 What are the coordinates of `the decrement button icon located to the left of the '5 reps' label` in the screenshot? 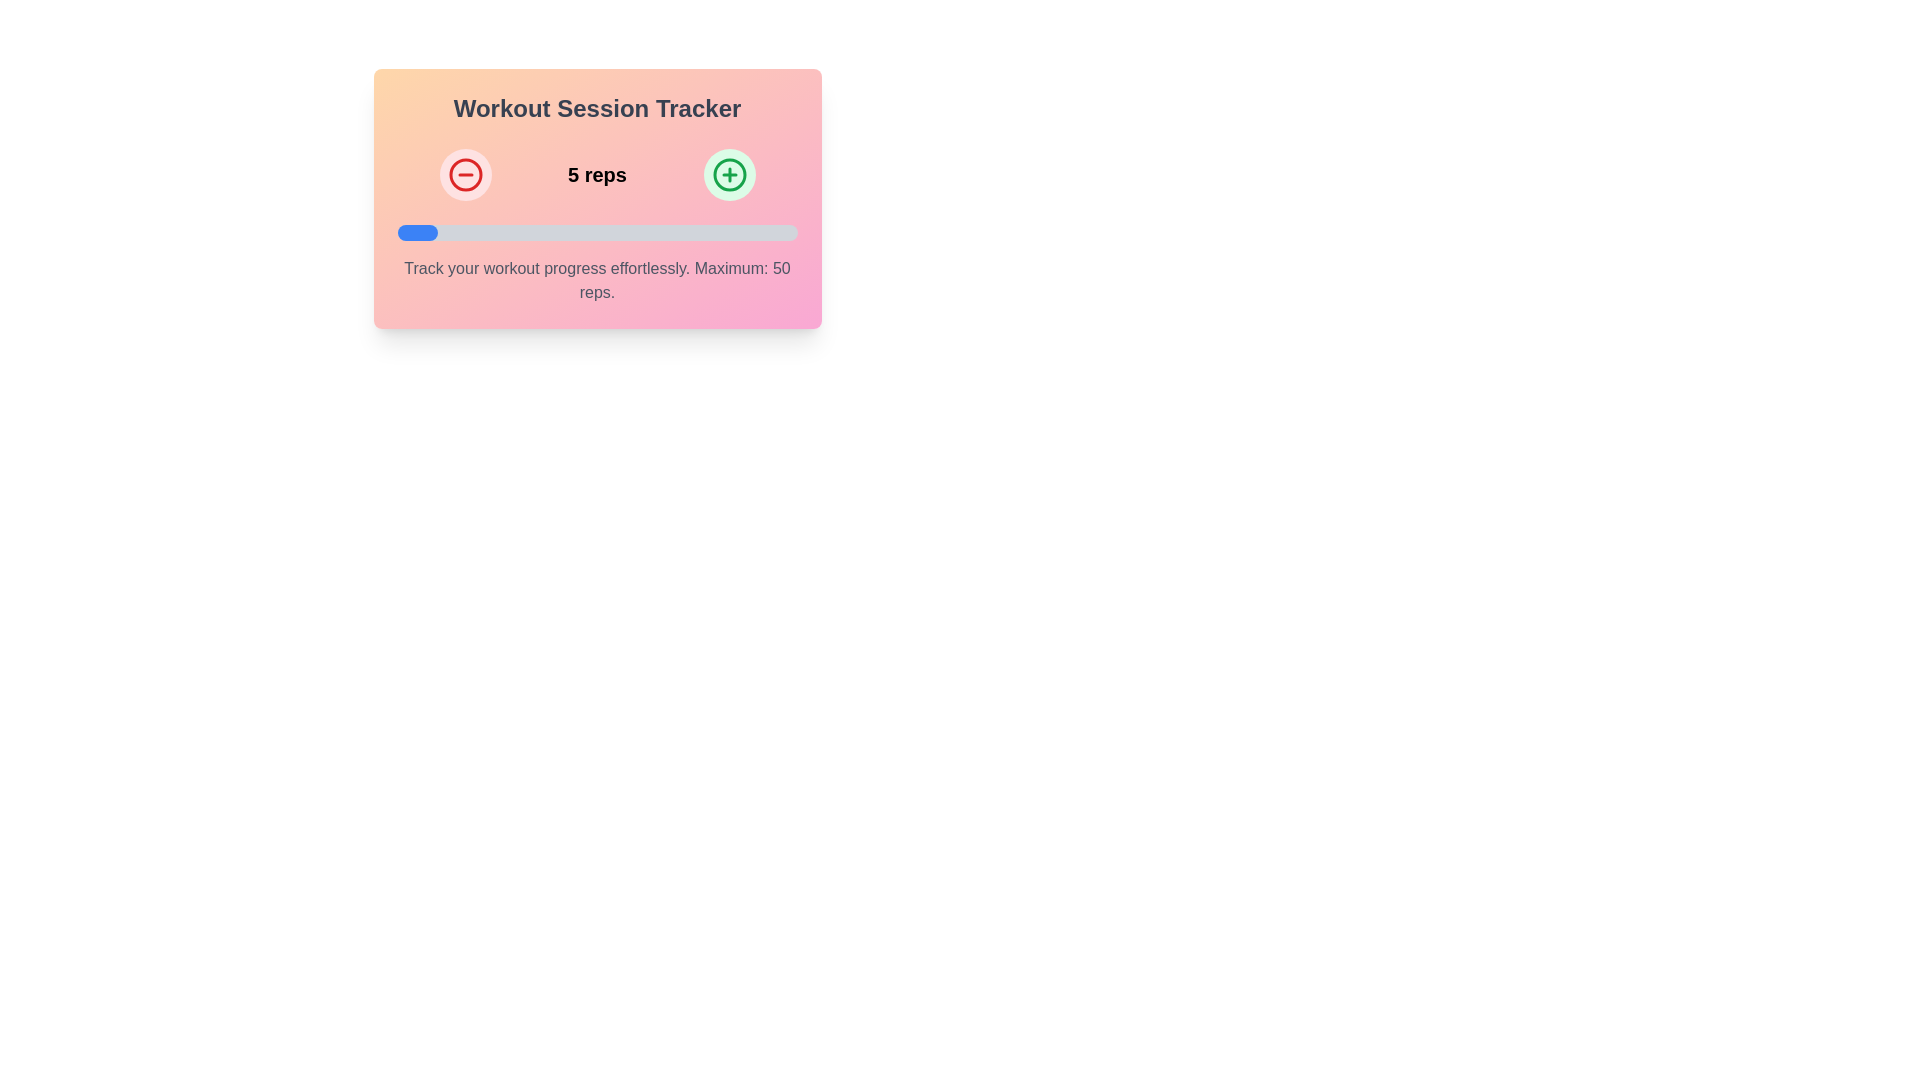 It's located at (464, 173).